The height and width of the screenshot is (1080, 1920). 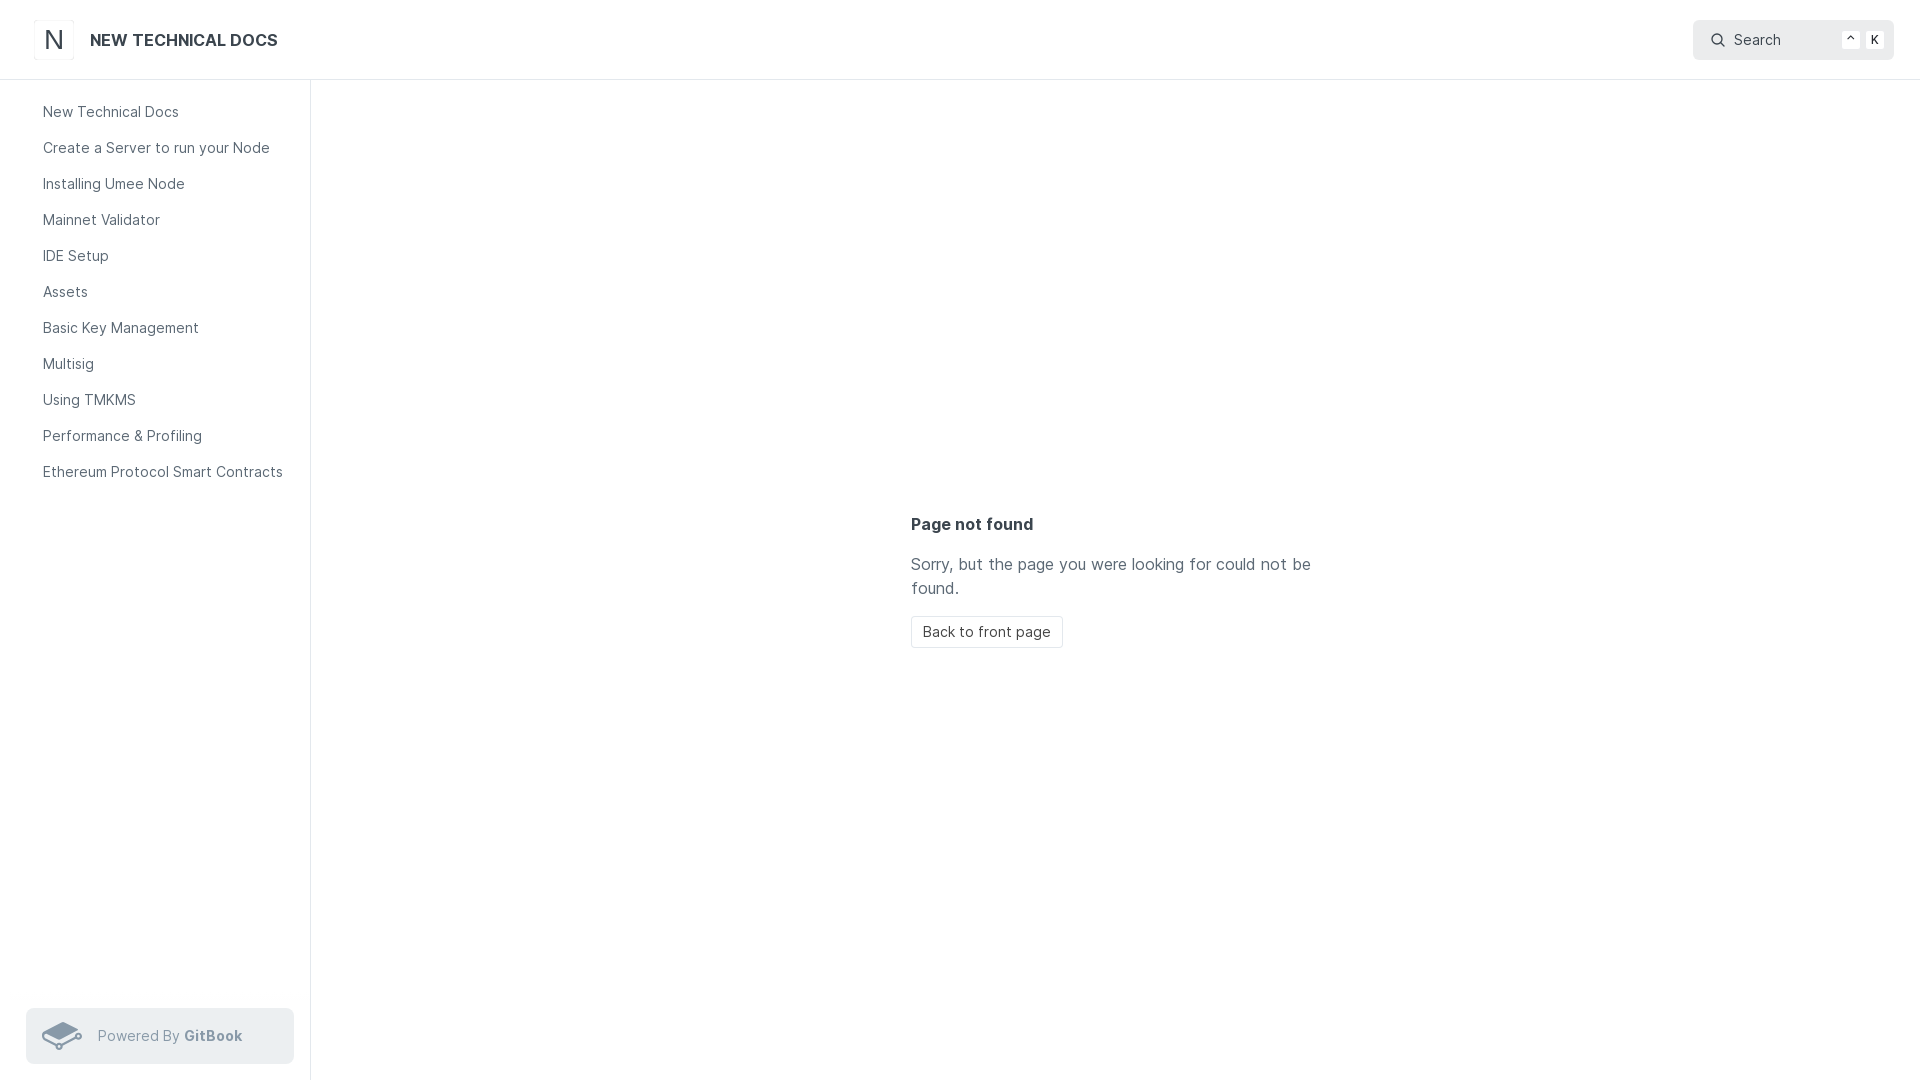 What do you see at coordinates (33, 111) in the screenshot?
I see `'New Technical Docs'` at bounding box center [33, 111].